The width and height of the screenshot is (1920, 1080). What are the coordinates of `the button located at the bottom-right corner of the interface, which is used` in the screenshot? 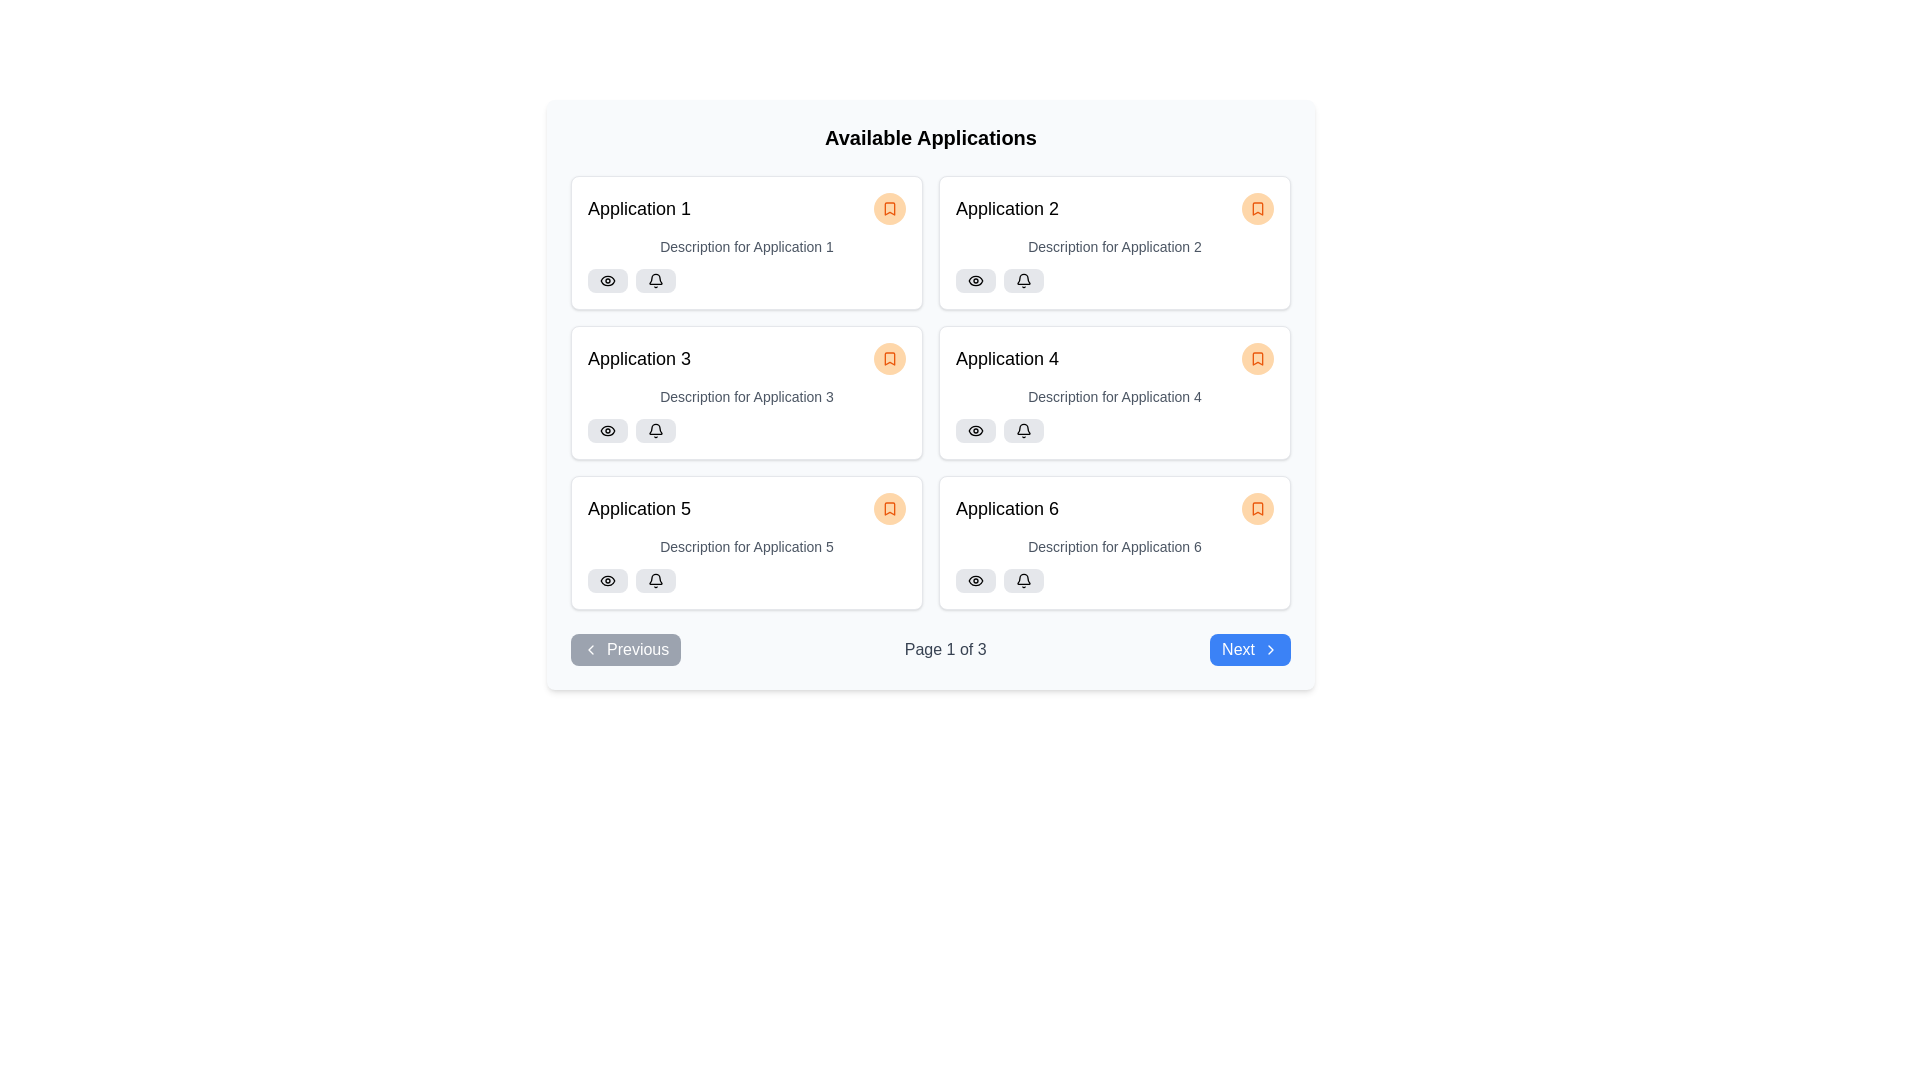 It's located at (1249, 650).